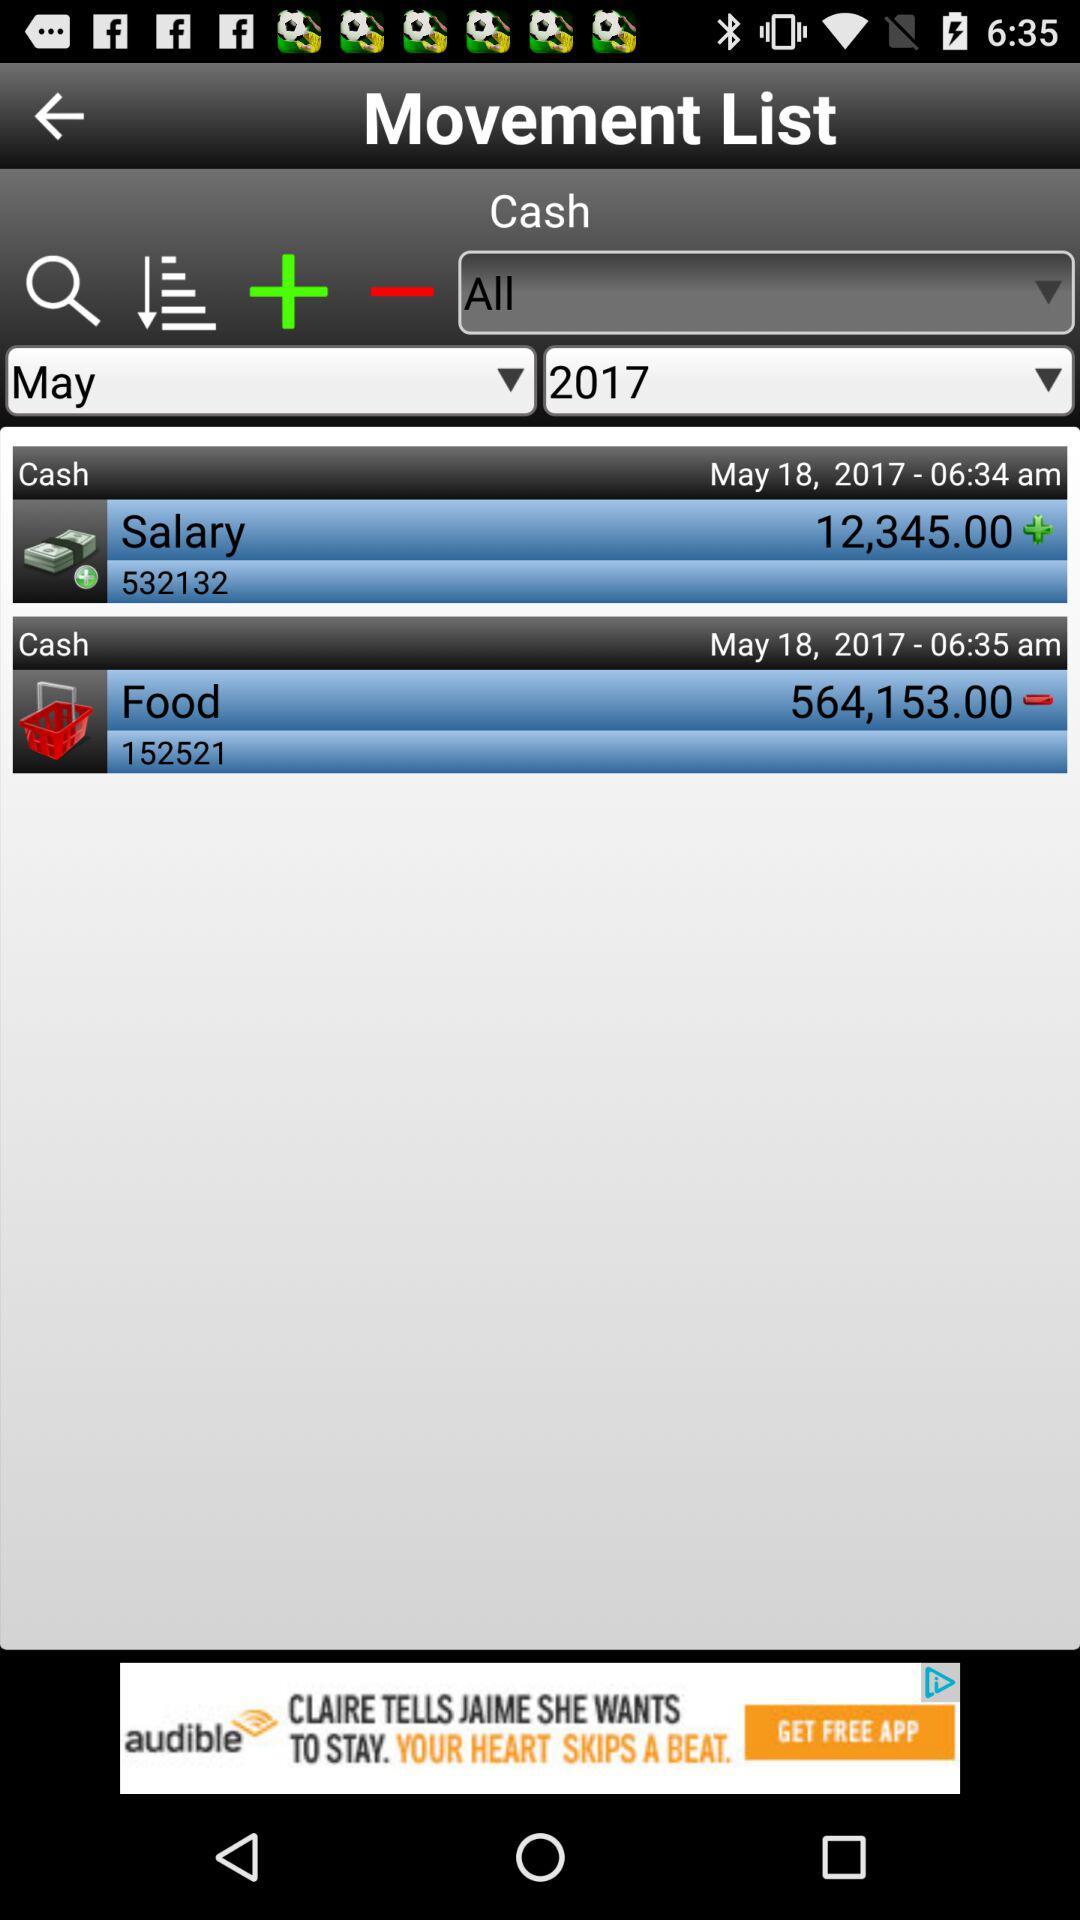  Describe the element at coordinates (174, 311) in the screenshot. I see `the description icon` at that location.